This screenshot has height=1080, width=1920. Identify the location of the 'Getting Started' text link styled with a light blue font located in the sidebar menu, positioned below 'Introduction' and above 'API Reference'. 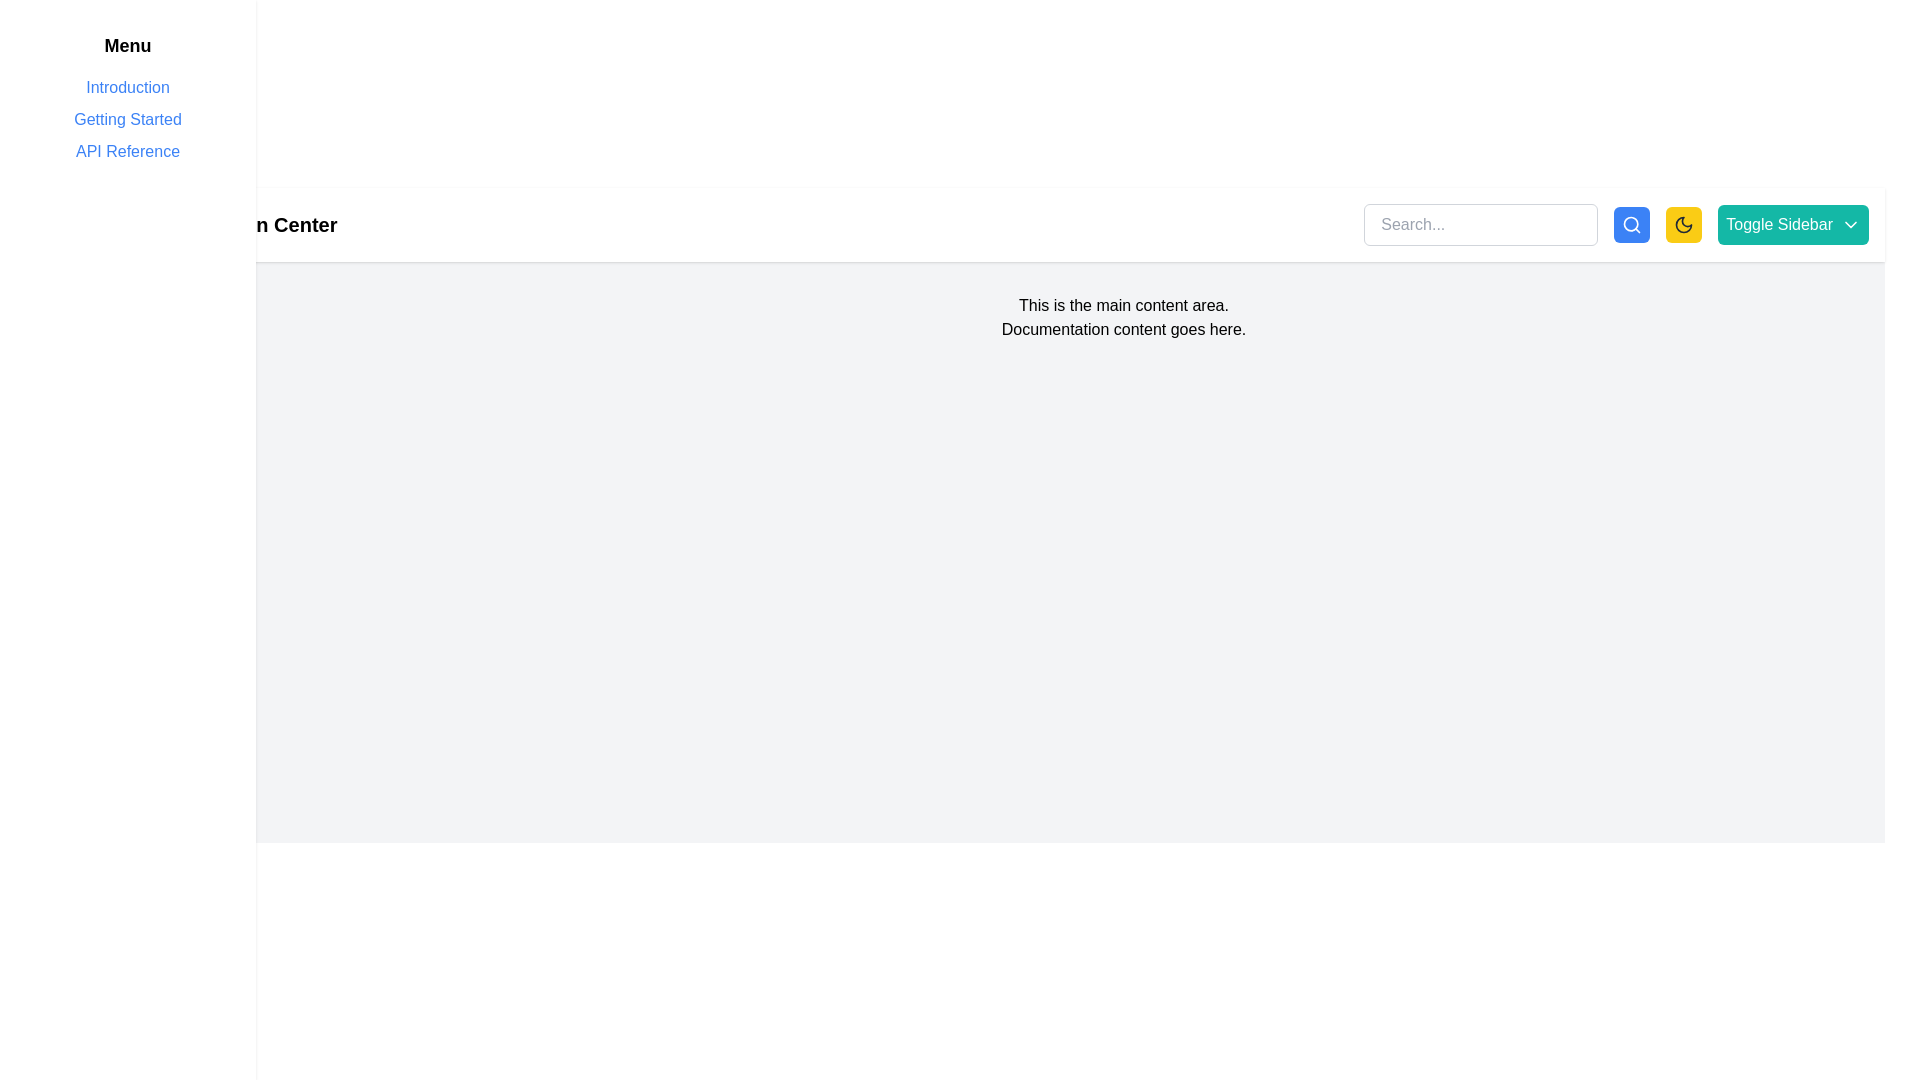
(127, 119).